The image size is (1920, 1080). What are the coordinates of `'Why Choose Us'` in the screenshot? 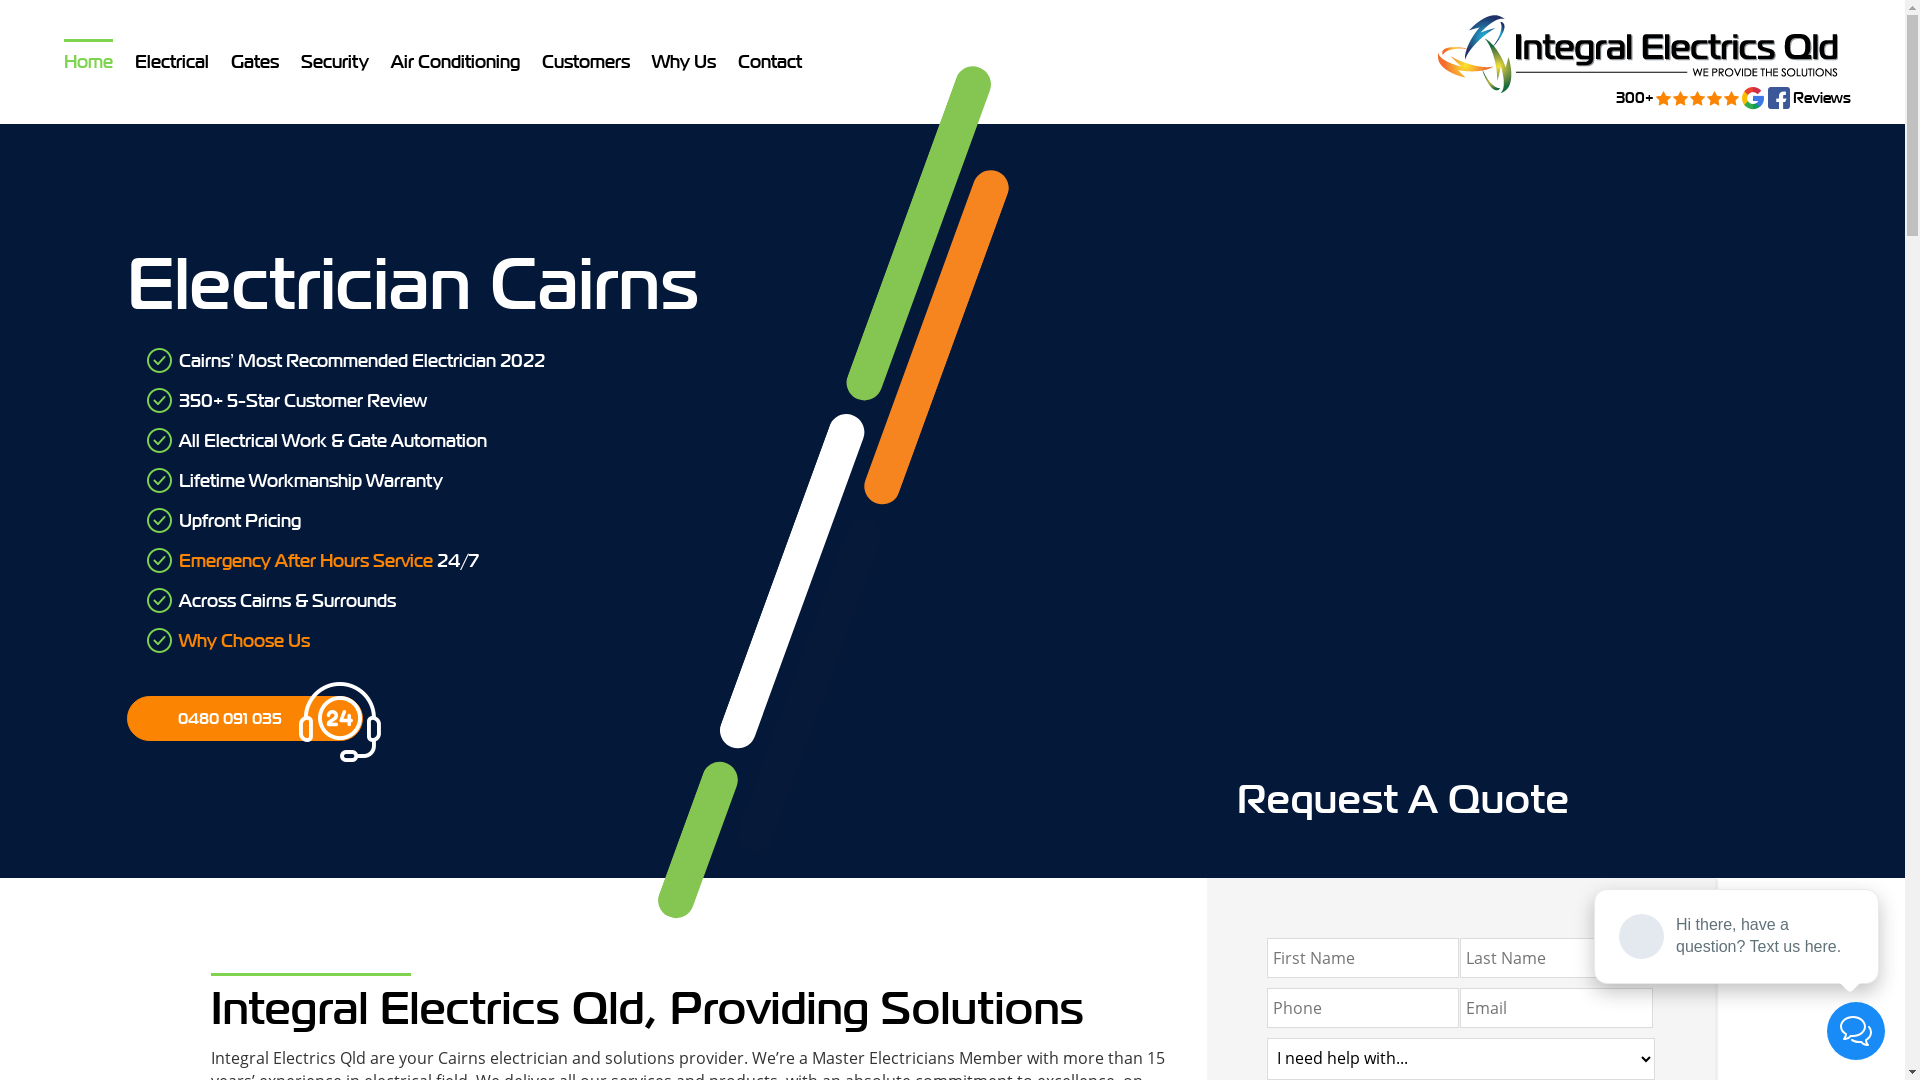 It's located at (243, 640).